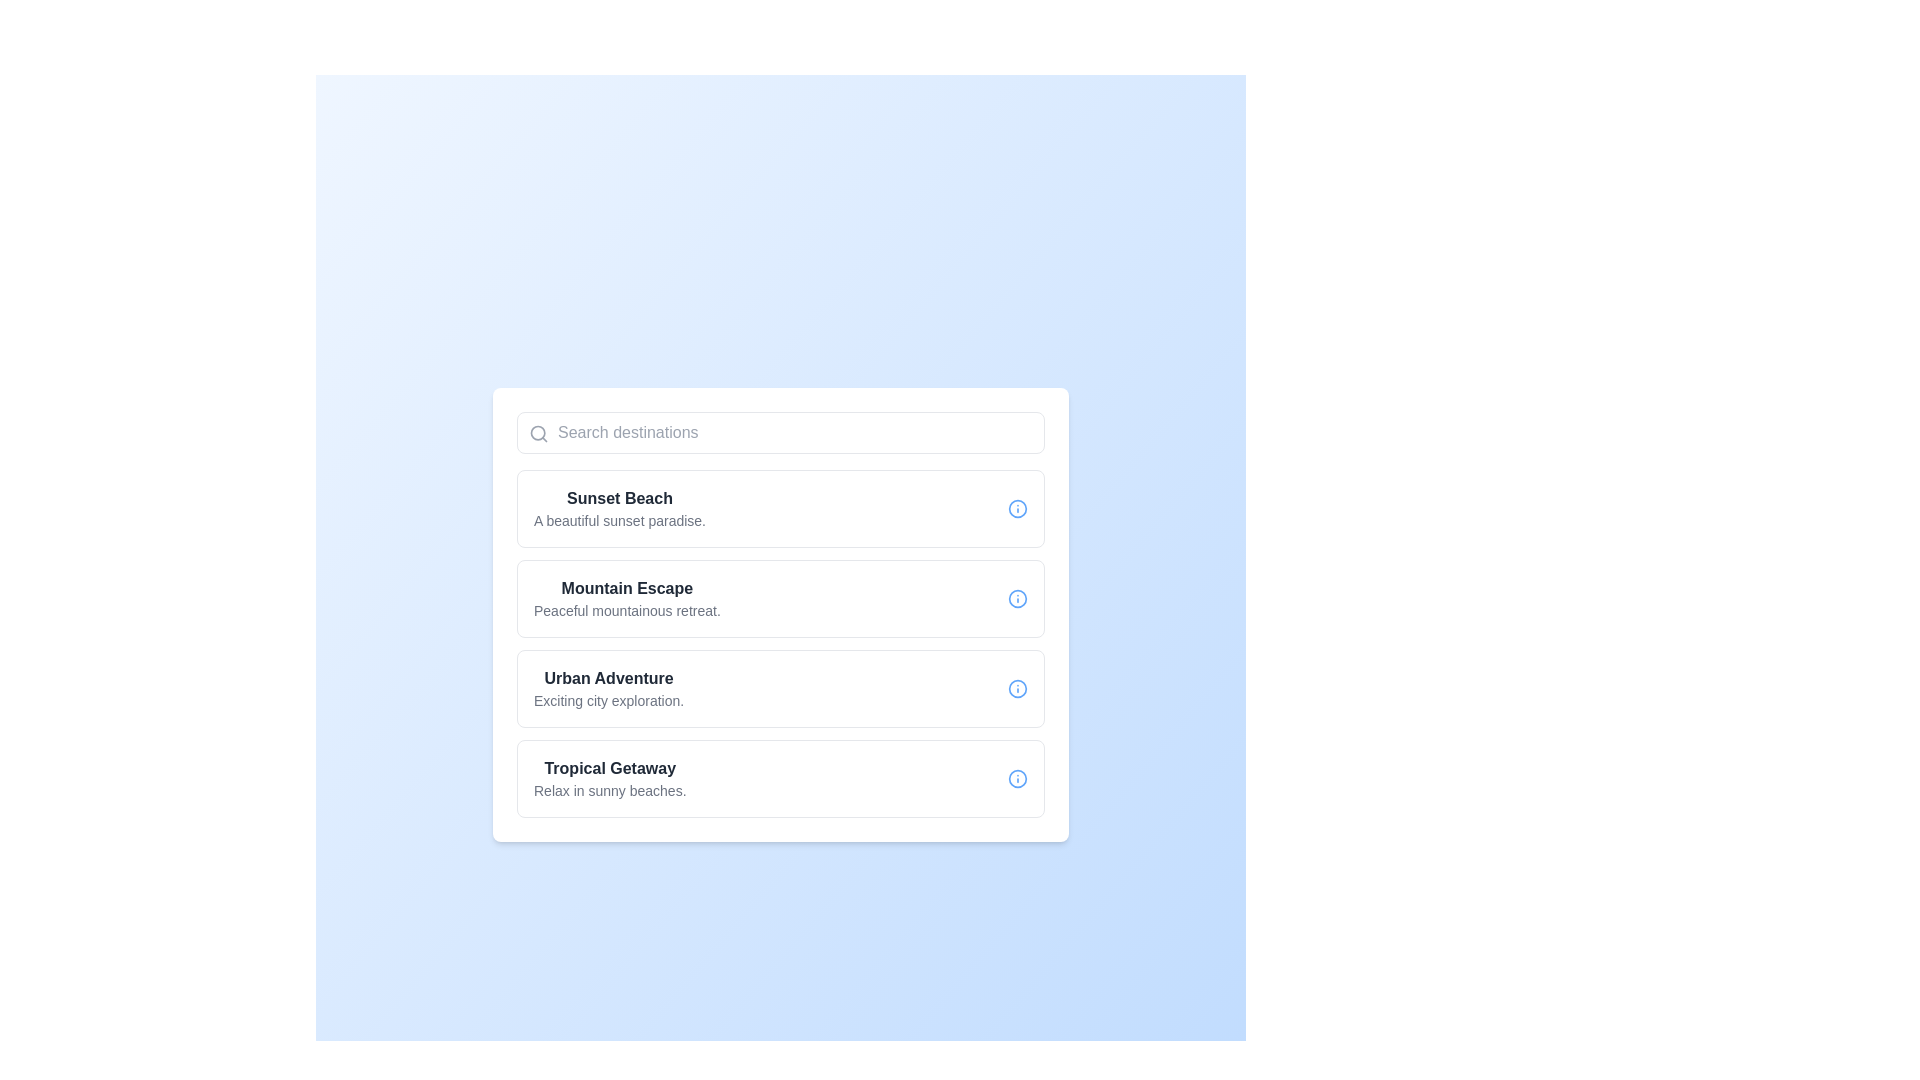 This screenshot has width=1920, height=1080. I want to click on the text block that contains the bold, dark gray text 'Mountain Escape' and the smaller, light gray text 'Peaceful mountainous retreat.', which is the second item in a vertically arranged list, so click(626, 597).